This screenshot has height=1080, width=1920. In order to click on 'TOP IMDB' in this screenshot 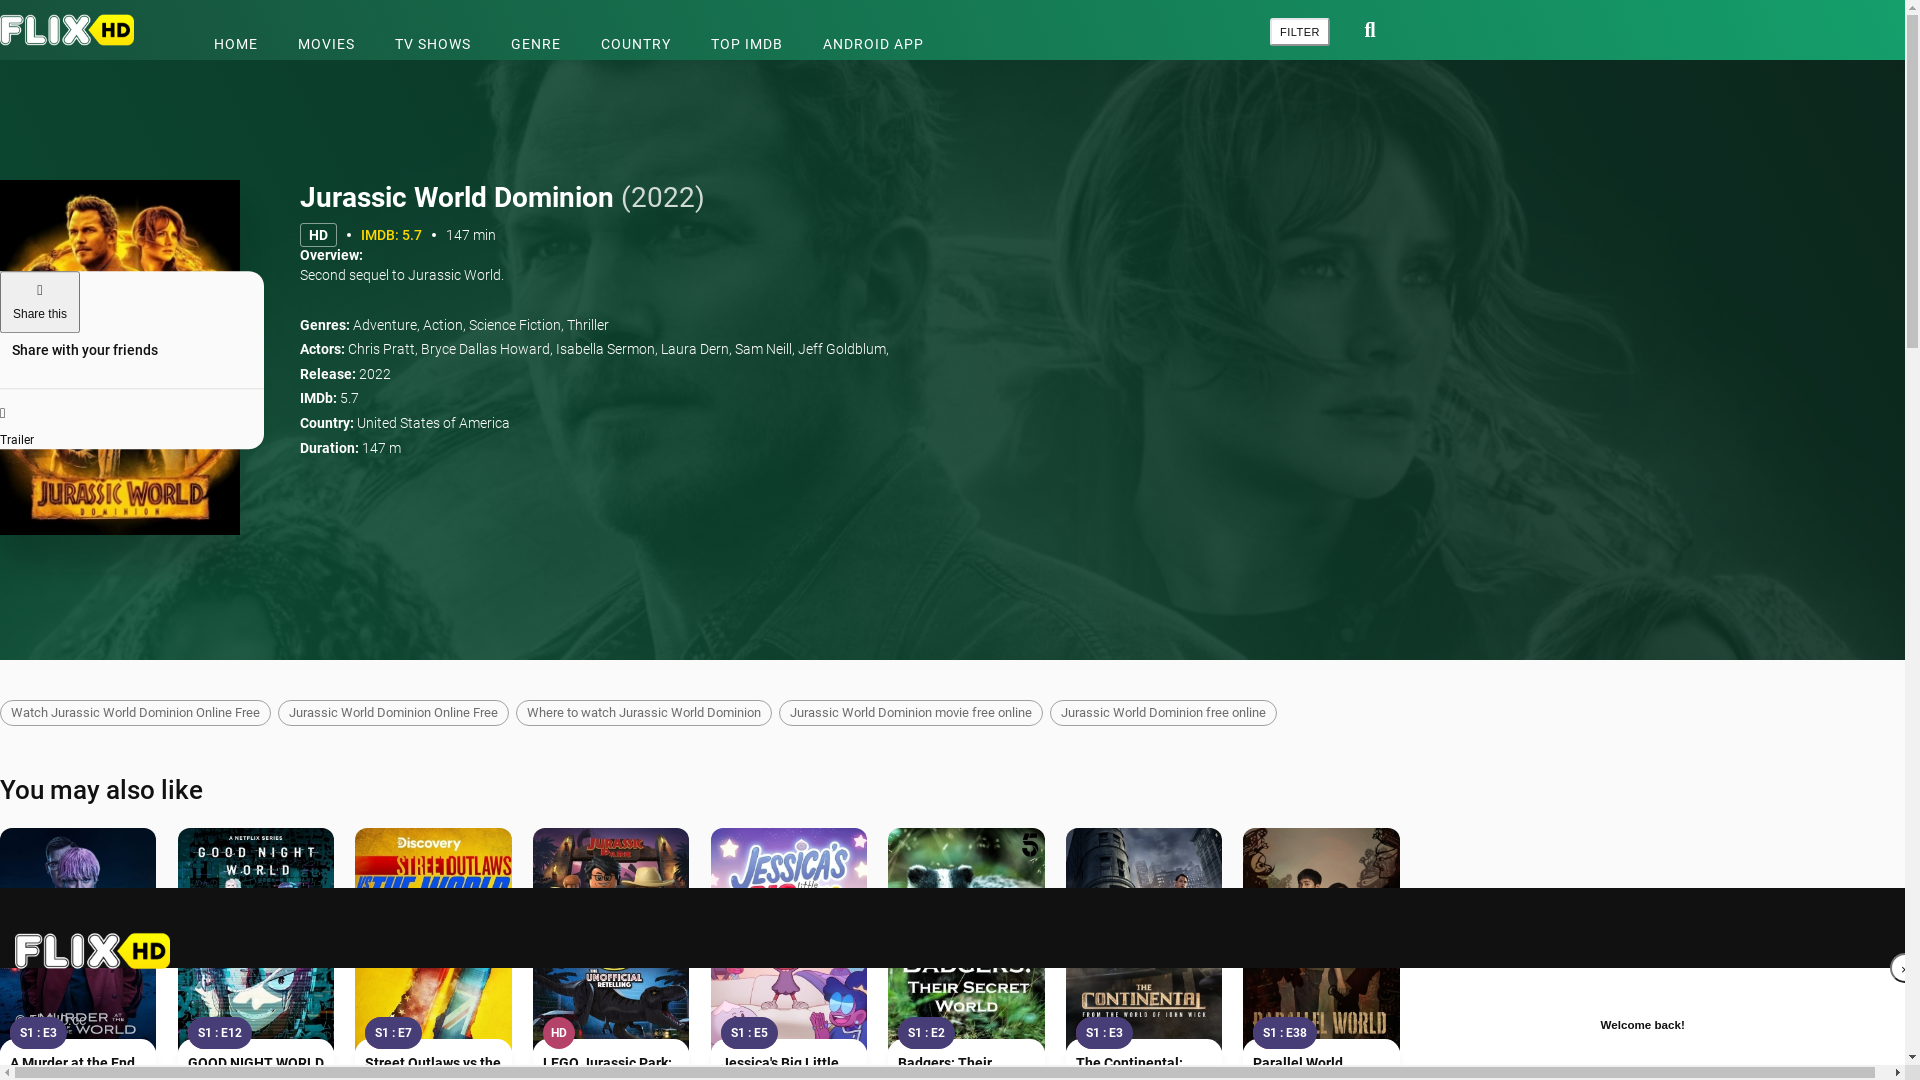, I will do `click(746, 43)`.